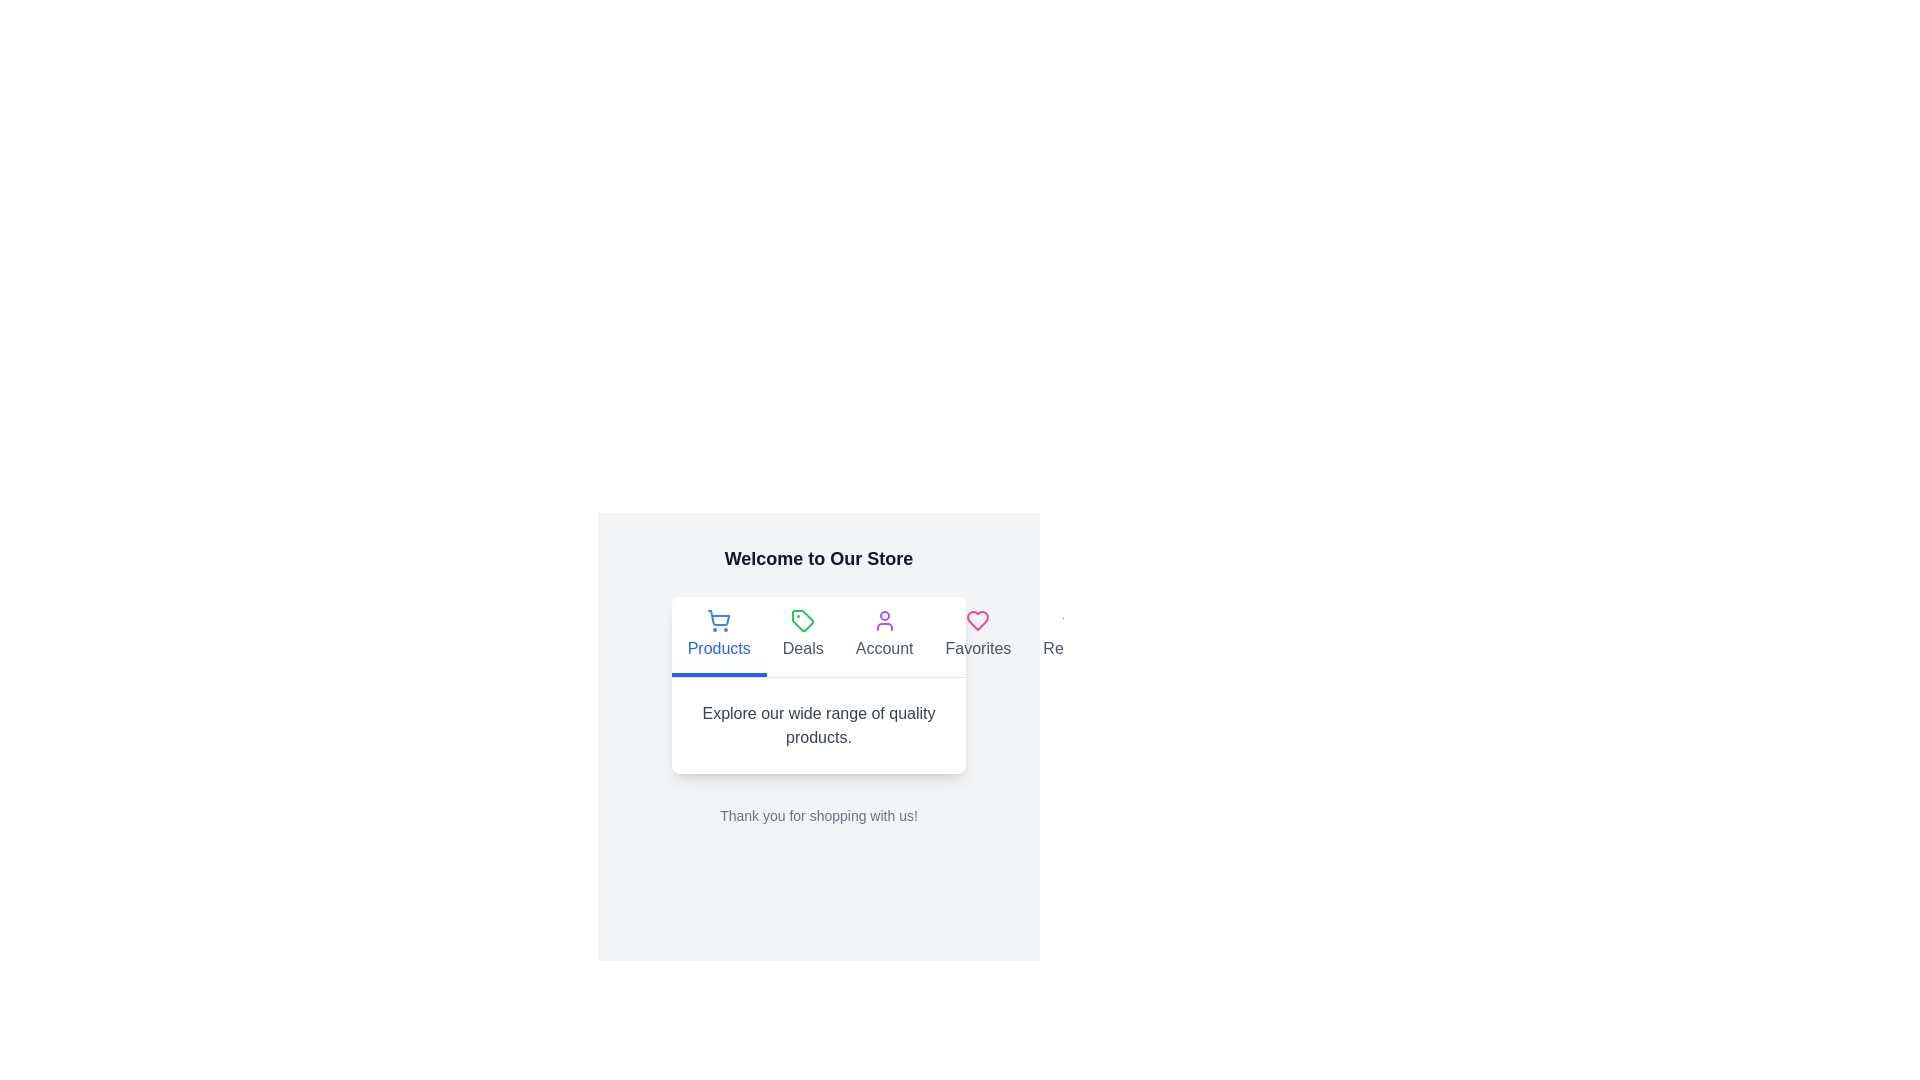  Describe the element at coordinates (803, 635) in the screenshot. I see `the 'Deals' interactive menu option in the navigation bar` at that location.